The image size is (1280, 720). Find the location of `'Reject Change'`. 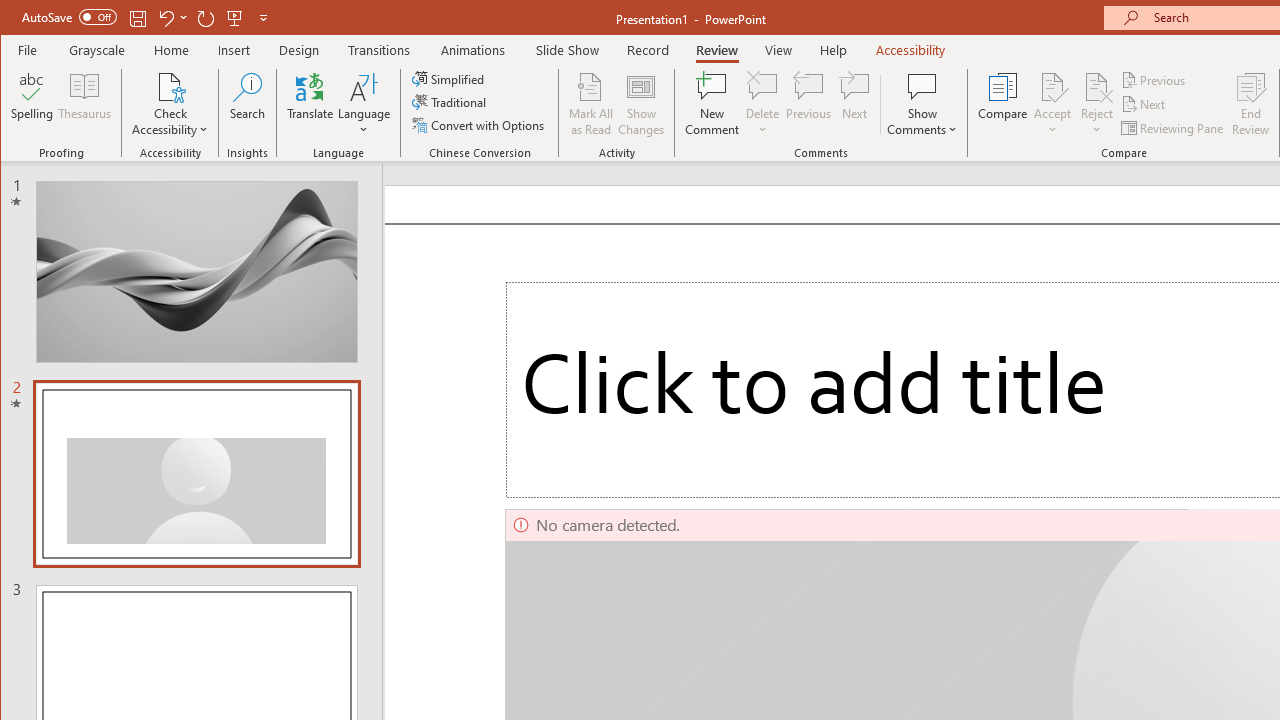

'Reject Change' is located at coordinates (1095, 85).